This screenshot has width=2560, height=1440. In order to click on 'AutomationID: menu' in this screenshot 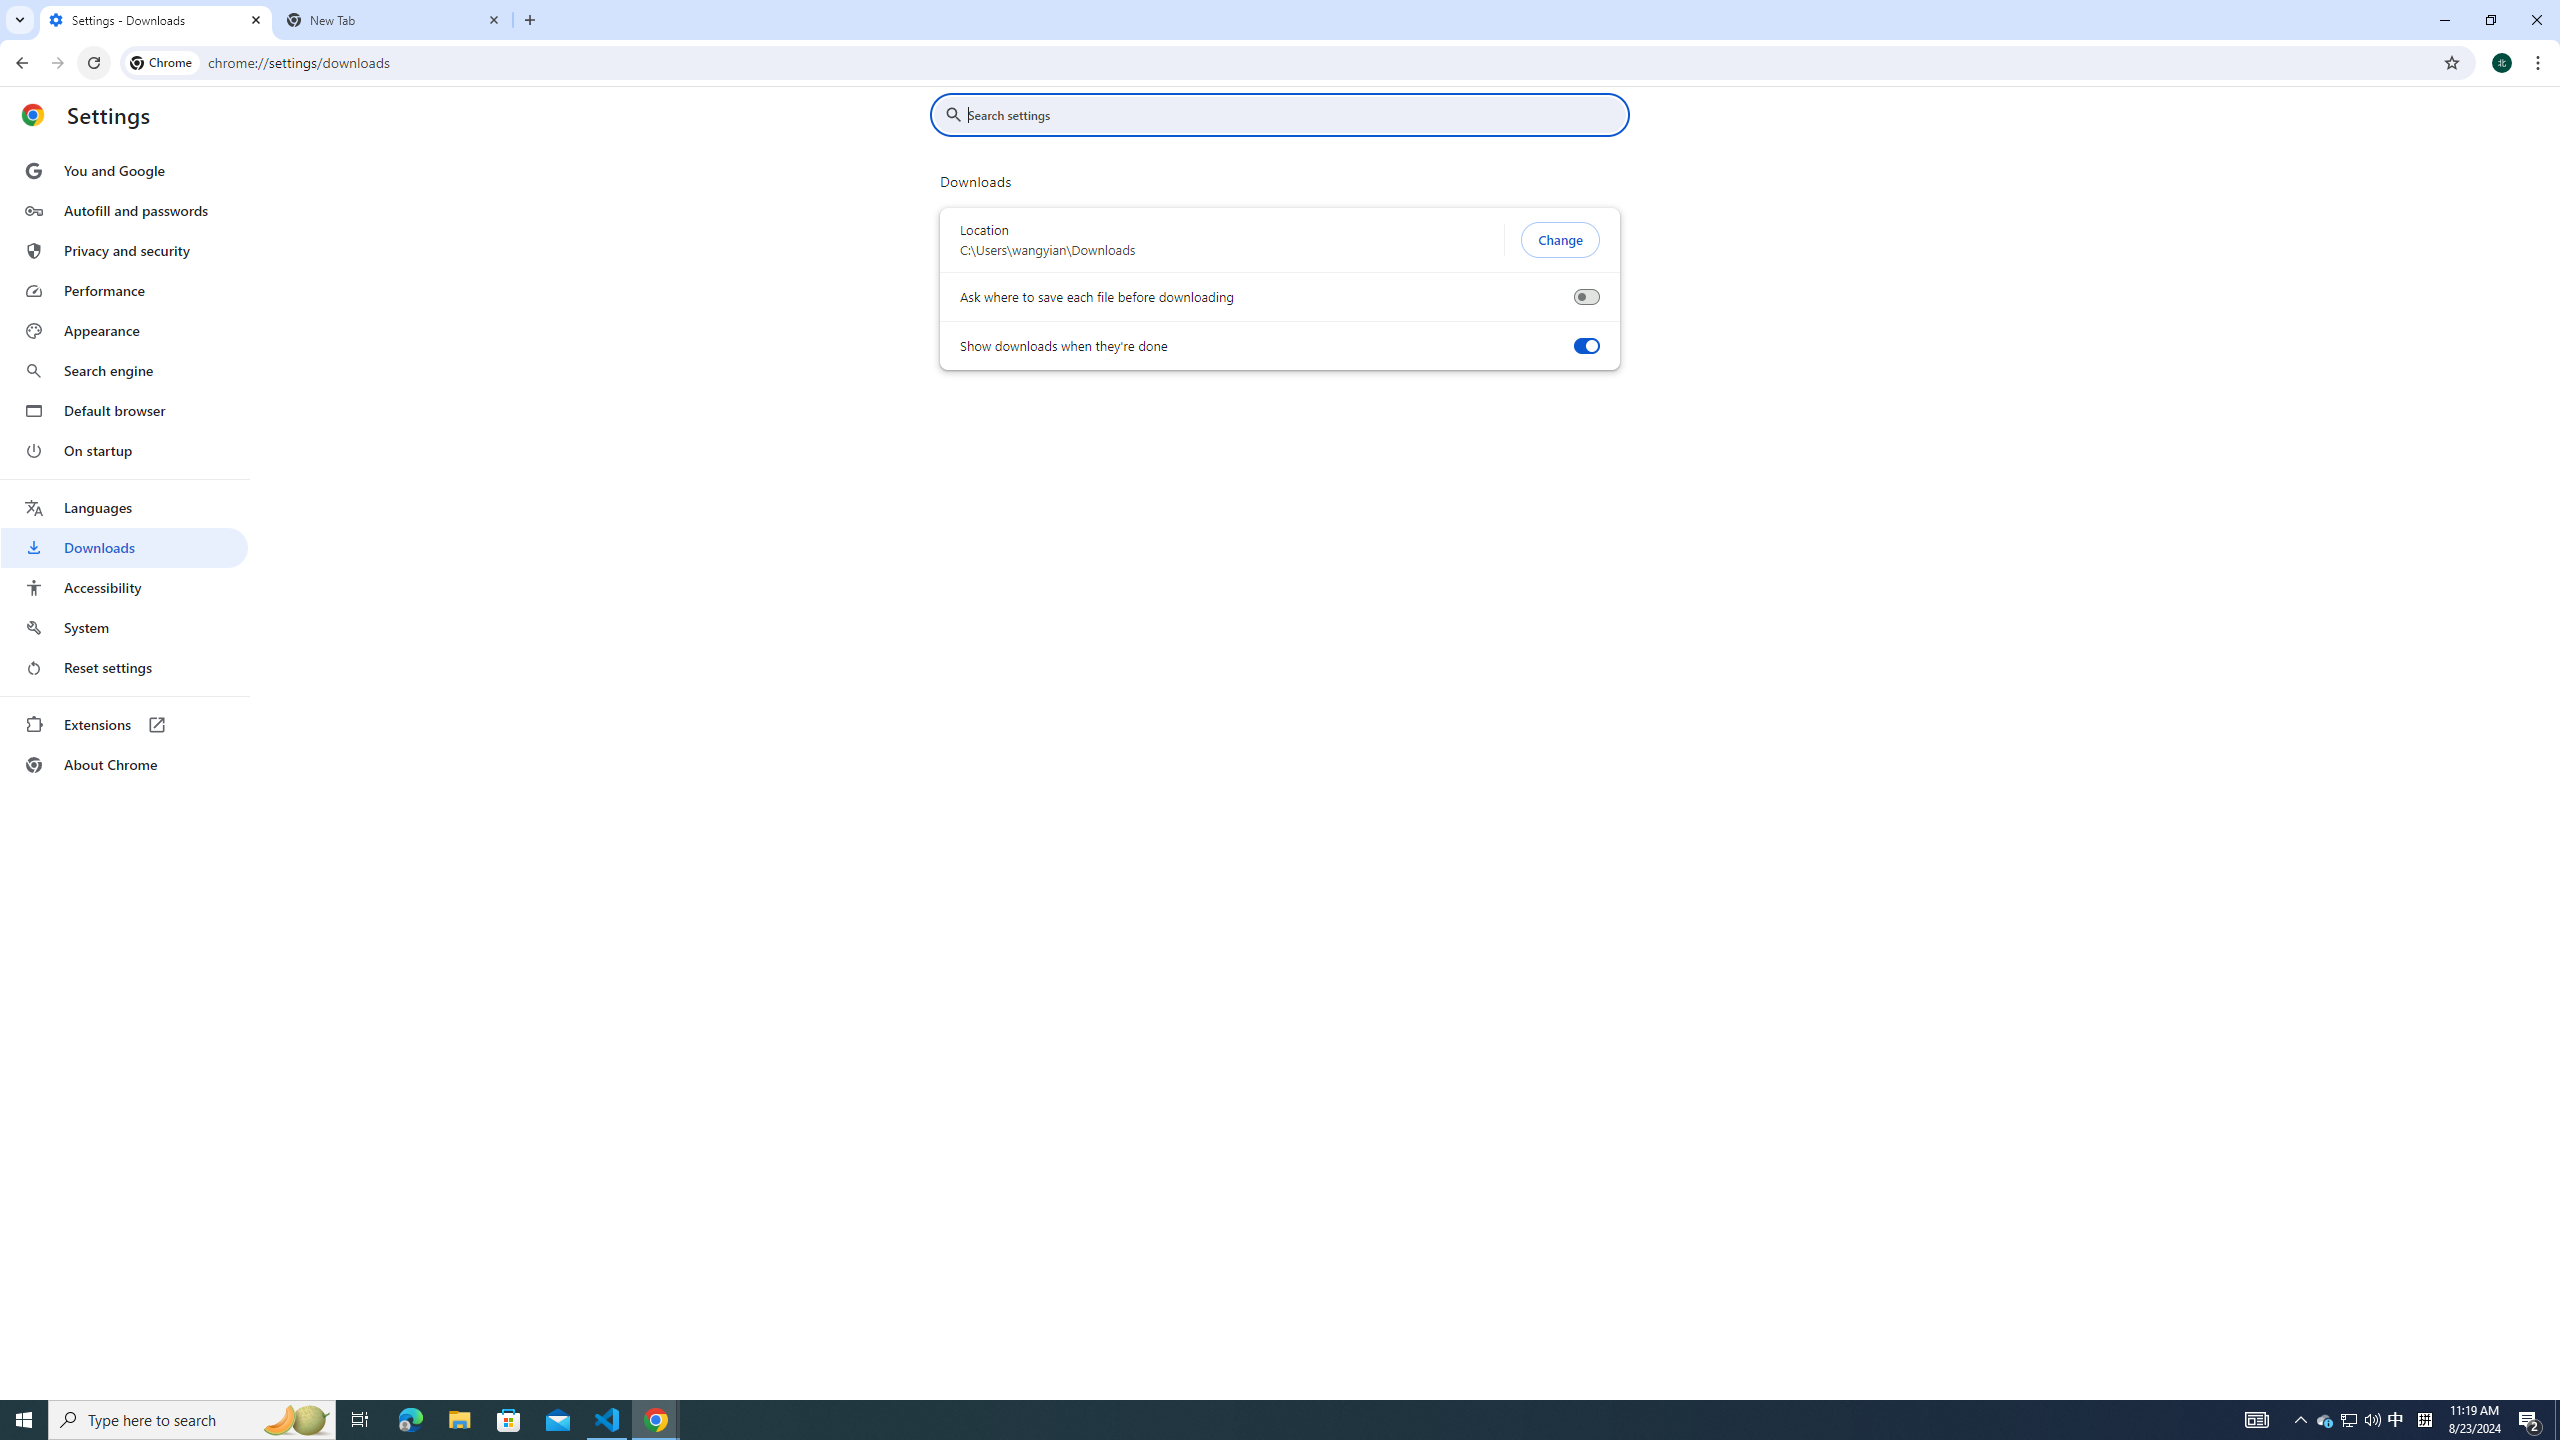, I will do `click(125, 467)`.